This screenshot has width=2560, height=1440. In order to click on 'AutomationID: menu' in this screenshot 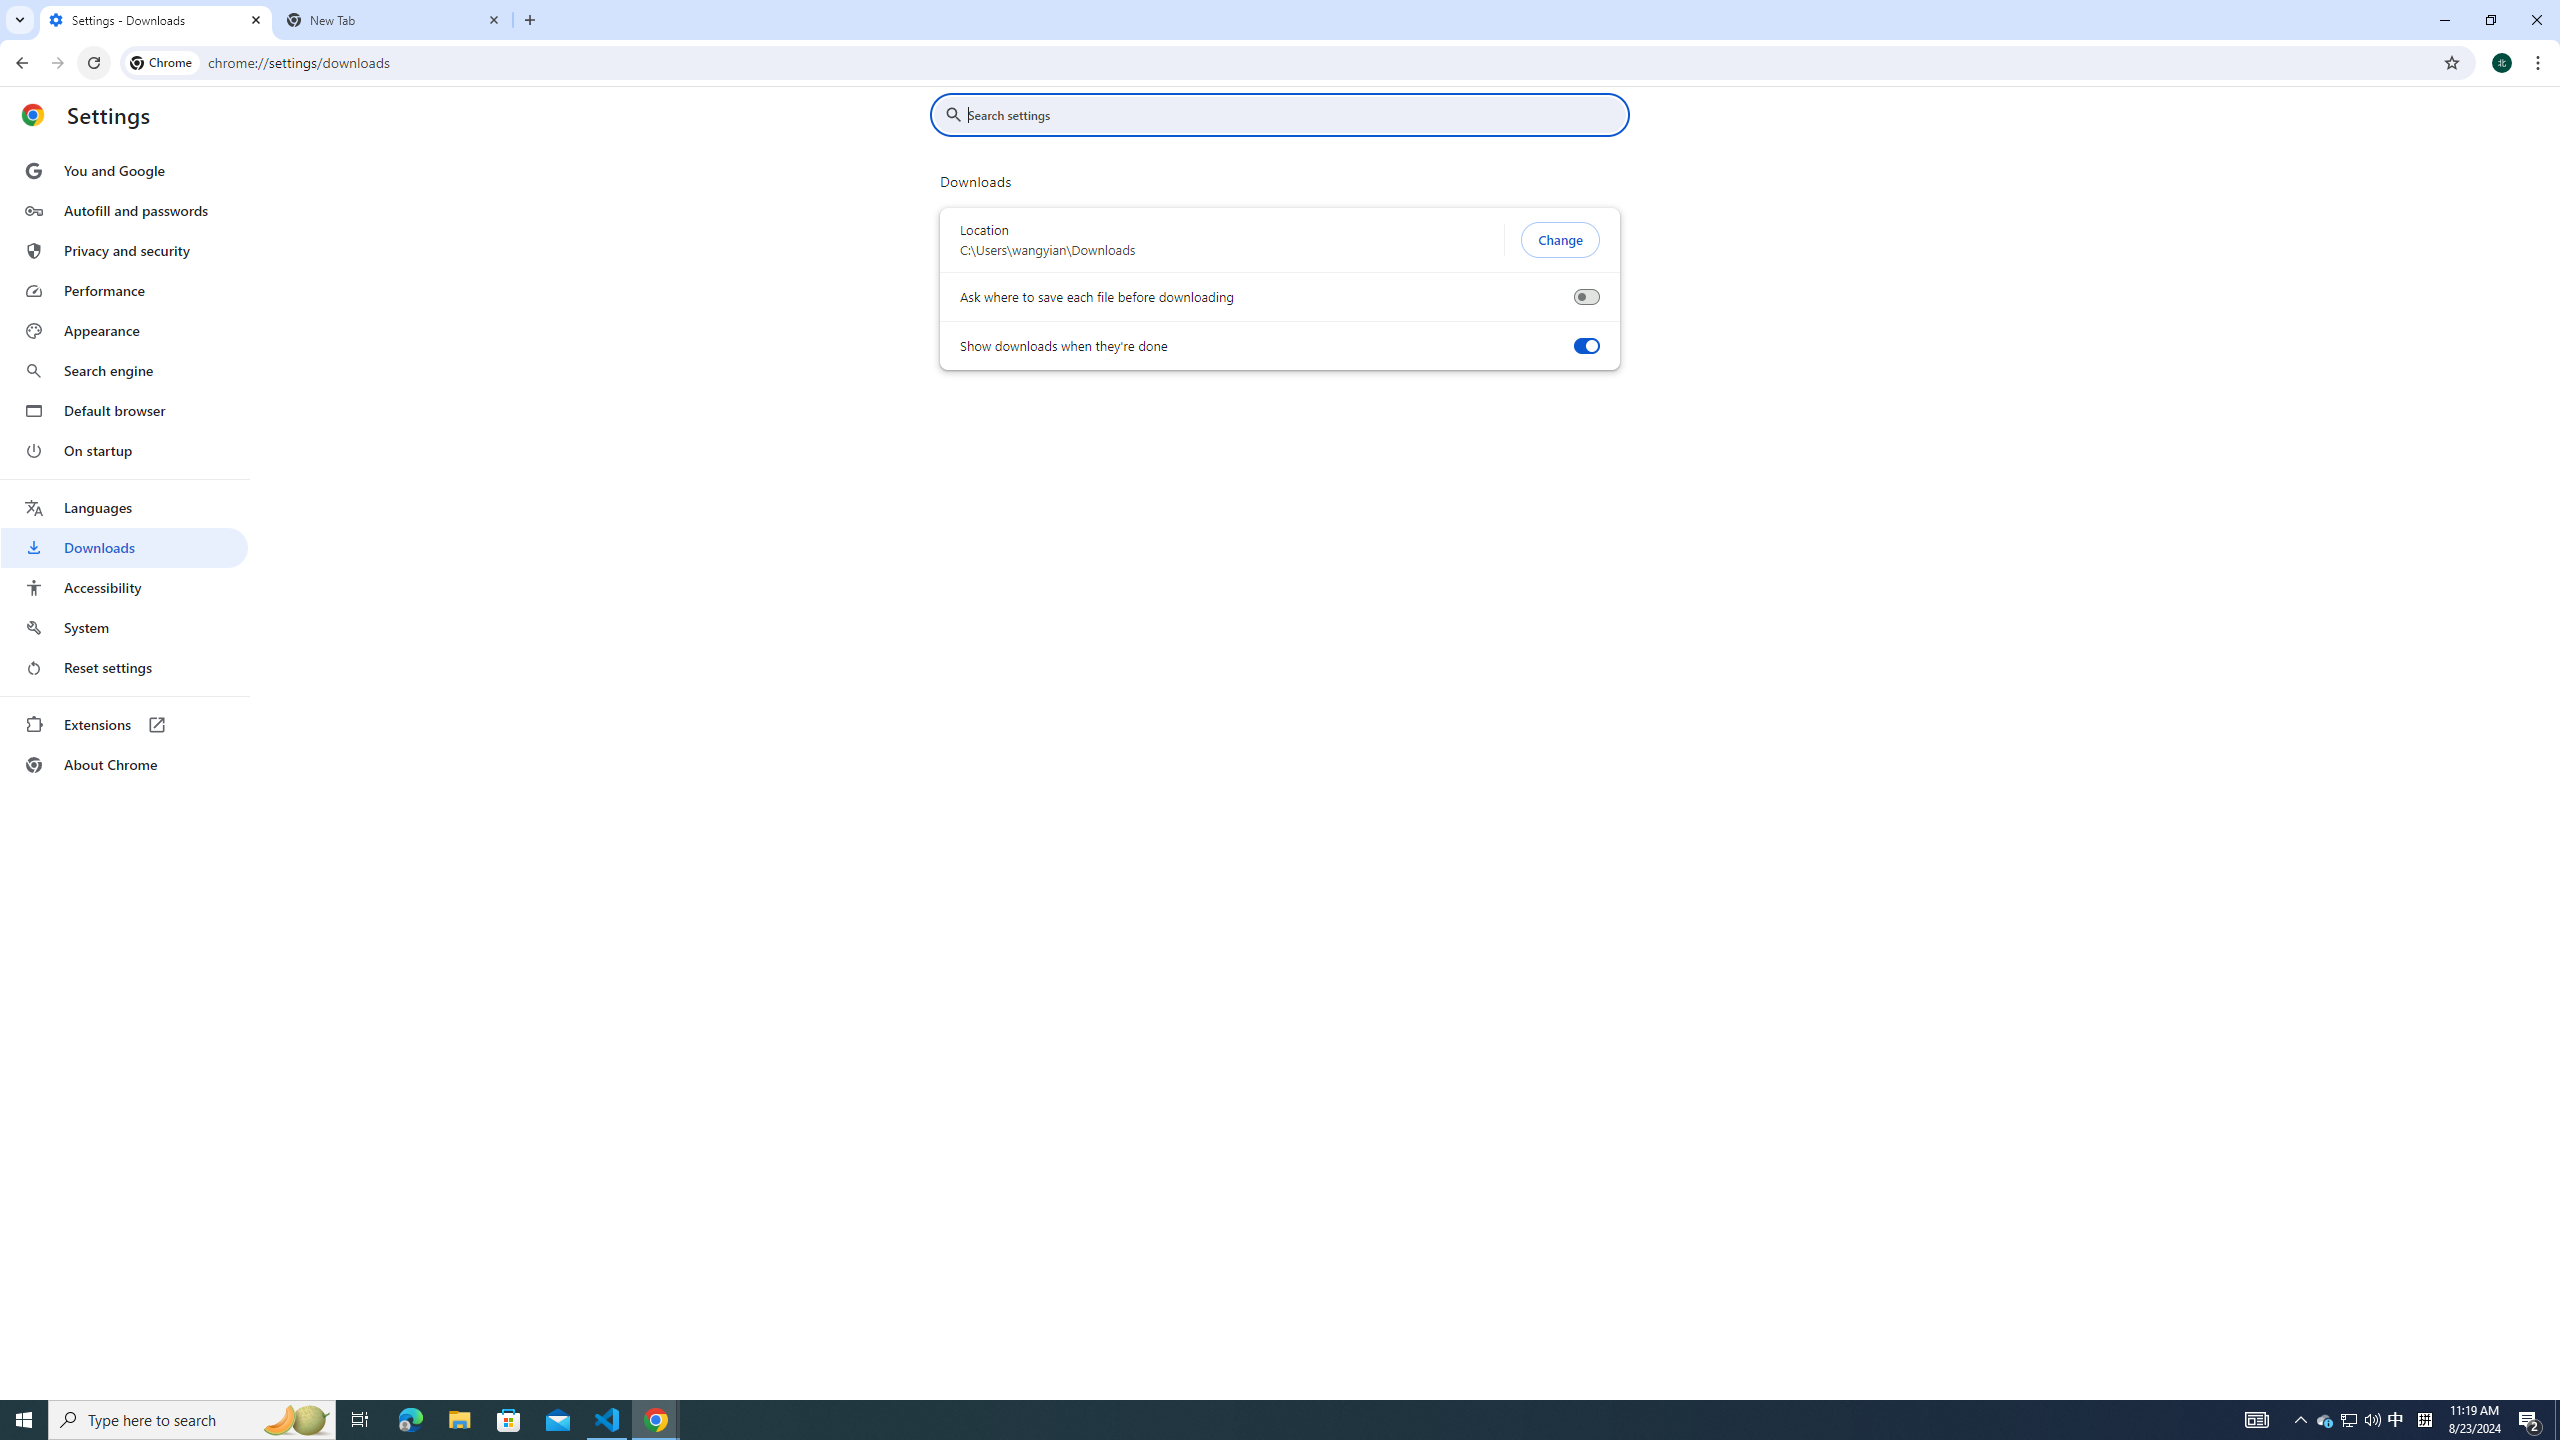, I will do `click(125, 467)`.